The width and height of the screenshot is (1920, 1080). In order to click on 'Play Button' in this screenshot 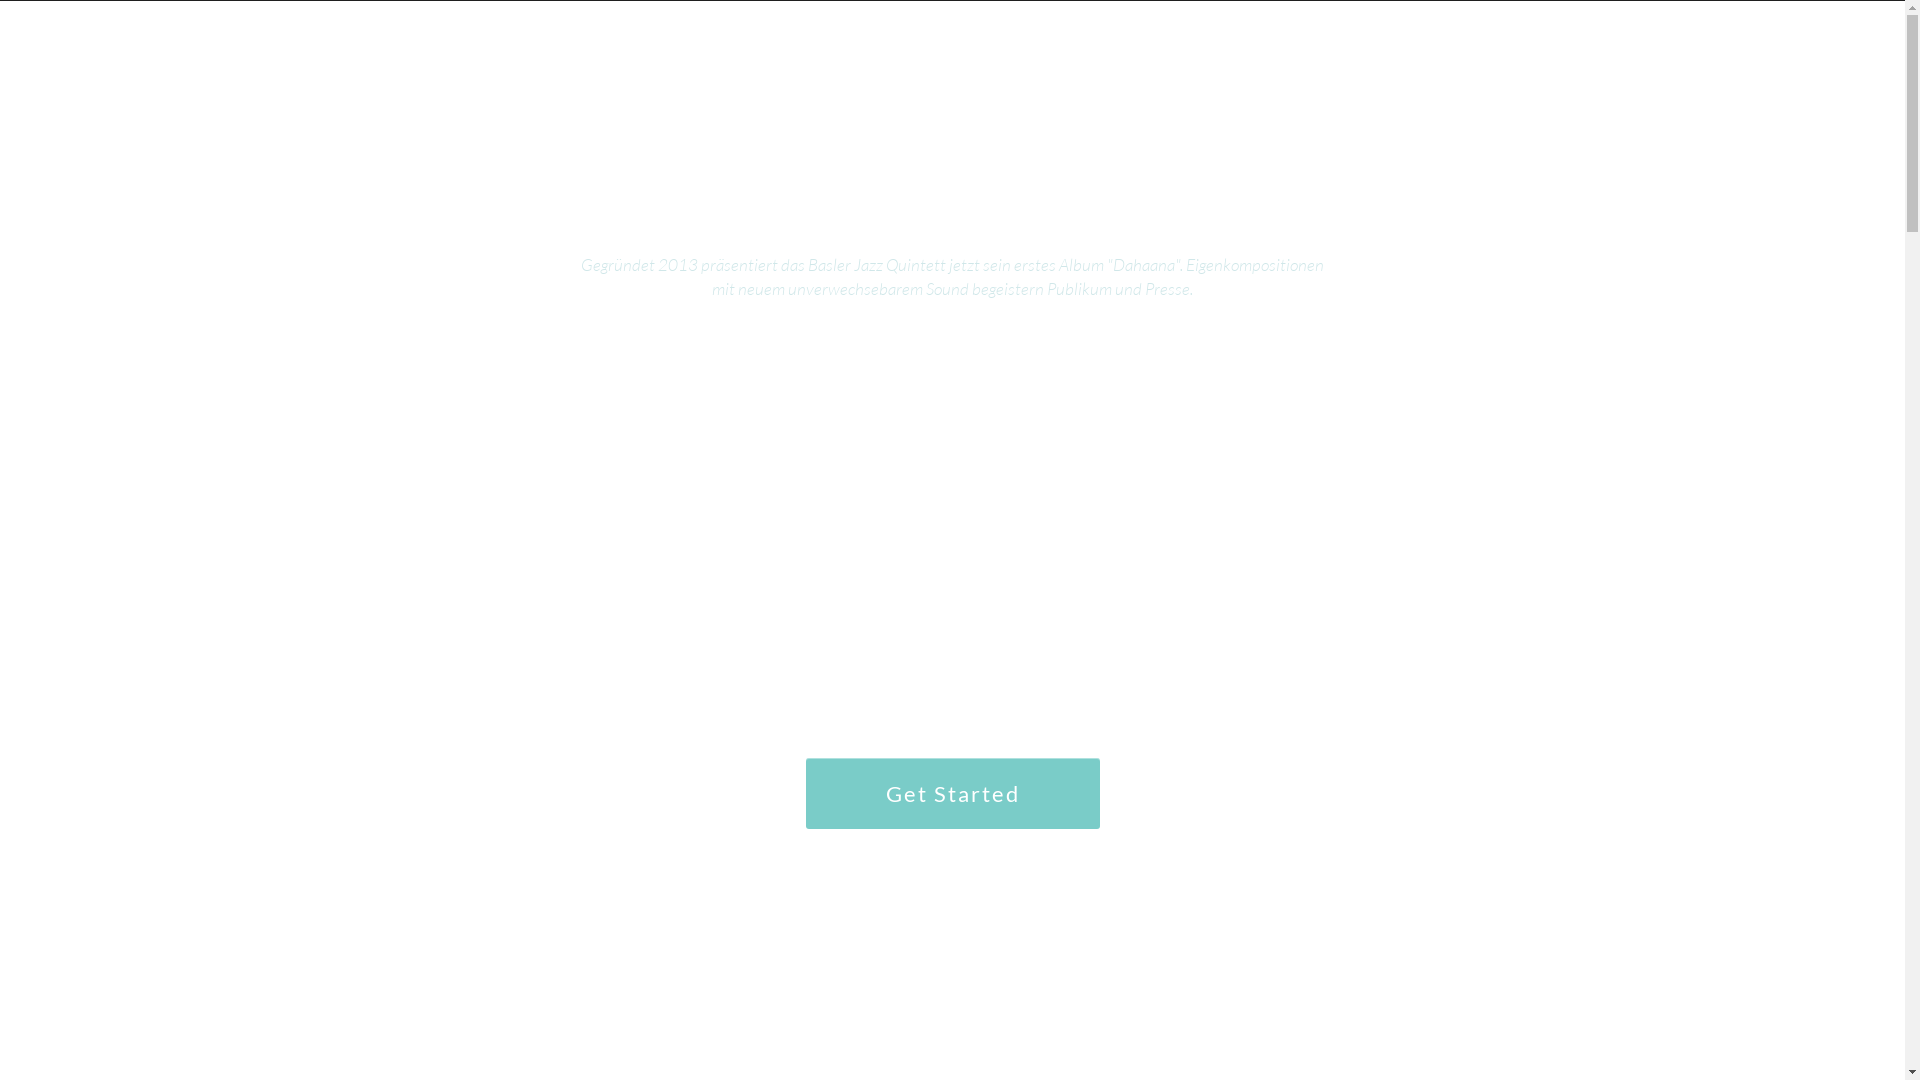, I will do `click(951, 447)`.